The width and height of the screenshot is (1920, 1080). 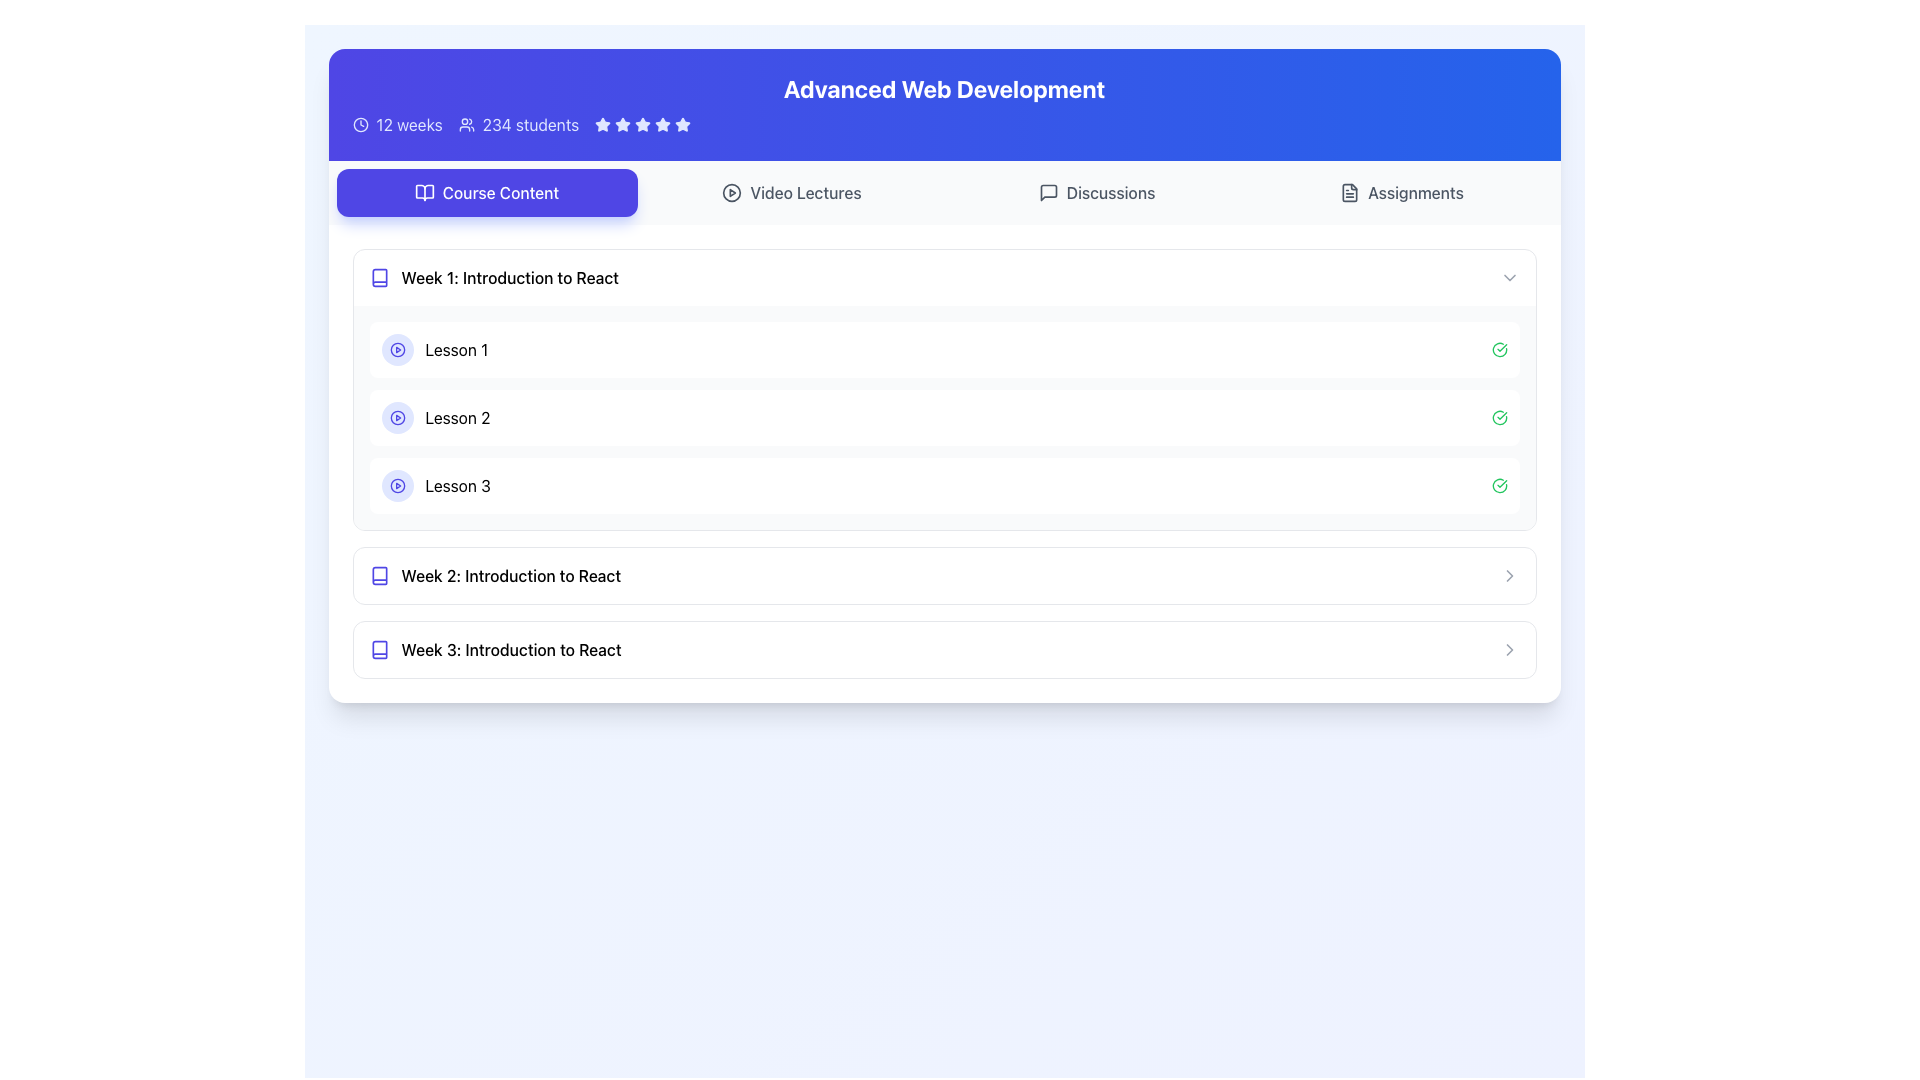 I want to click on the play icon next to the 'Lesson 3' text label to play the associated media in the list item under 'Week 1: Introduction to React', so click(x=435, y=486).